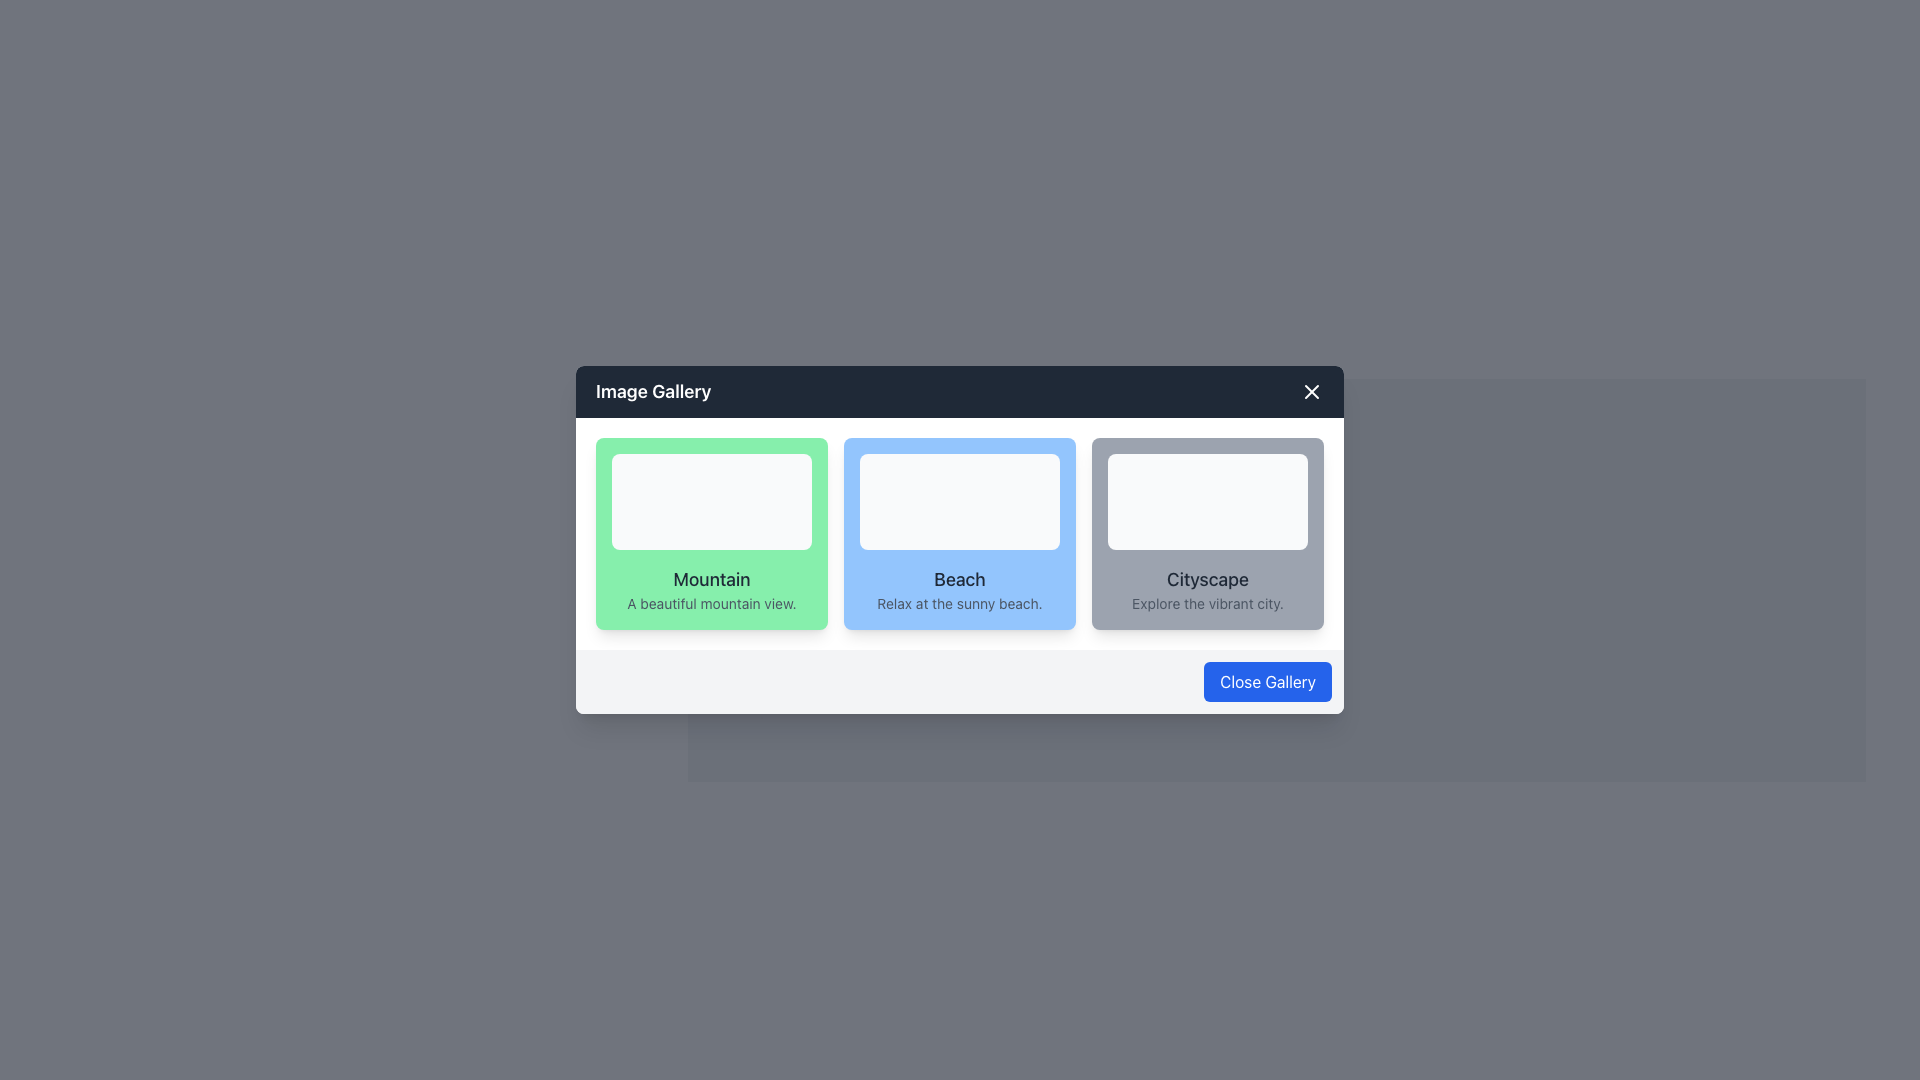 The image size is (1920, 1080). What do you see at coordinates (960, 603) in the screenshot?
I see `the static text element that describes the 'Beach' card, which is positioned at the bottom of the light blue card, below the title and image placeholder` at bounding box center [960, 603].